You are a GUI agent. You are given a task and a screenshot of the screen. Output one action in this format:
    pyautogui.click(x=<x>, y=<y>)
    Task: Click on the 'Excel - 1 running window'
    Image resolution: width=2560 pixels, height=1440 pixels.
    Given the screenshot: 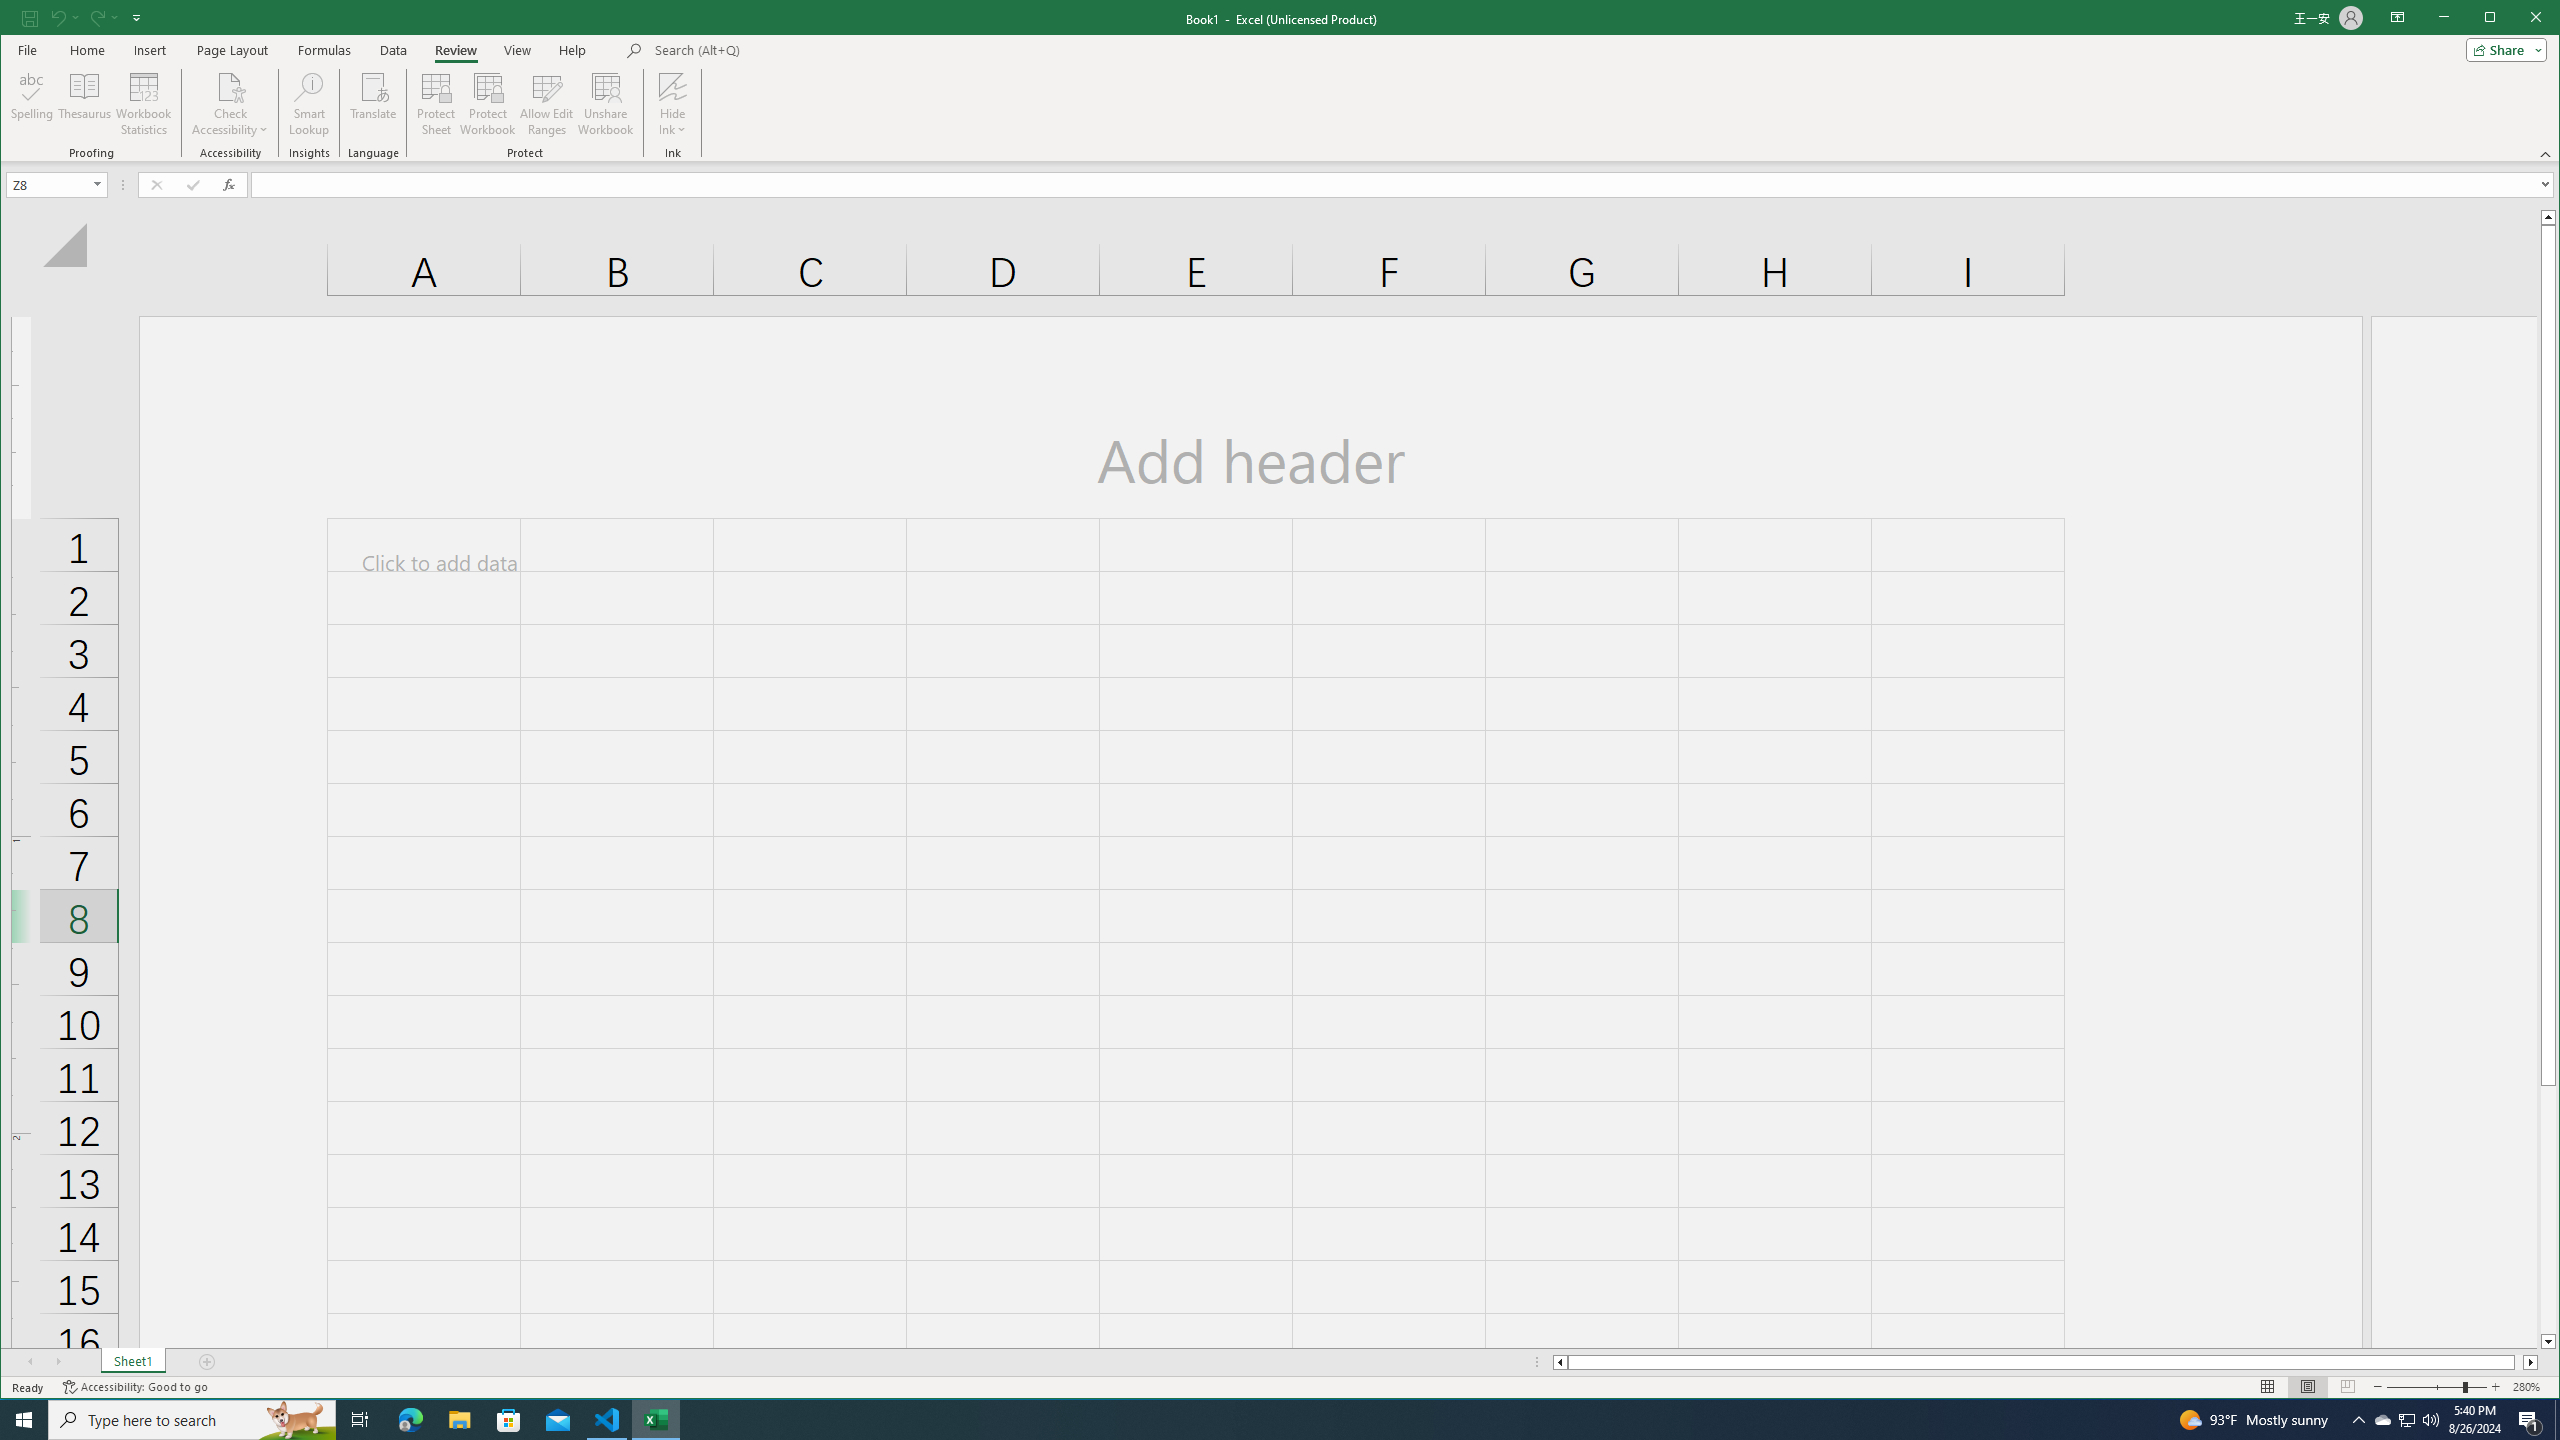 What is the action you would take?
    pyautogui.click(x=656, y=1418)
    